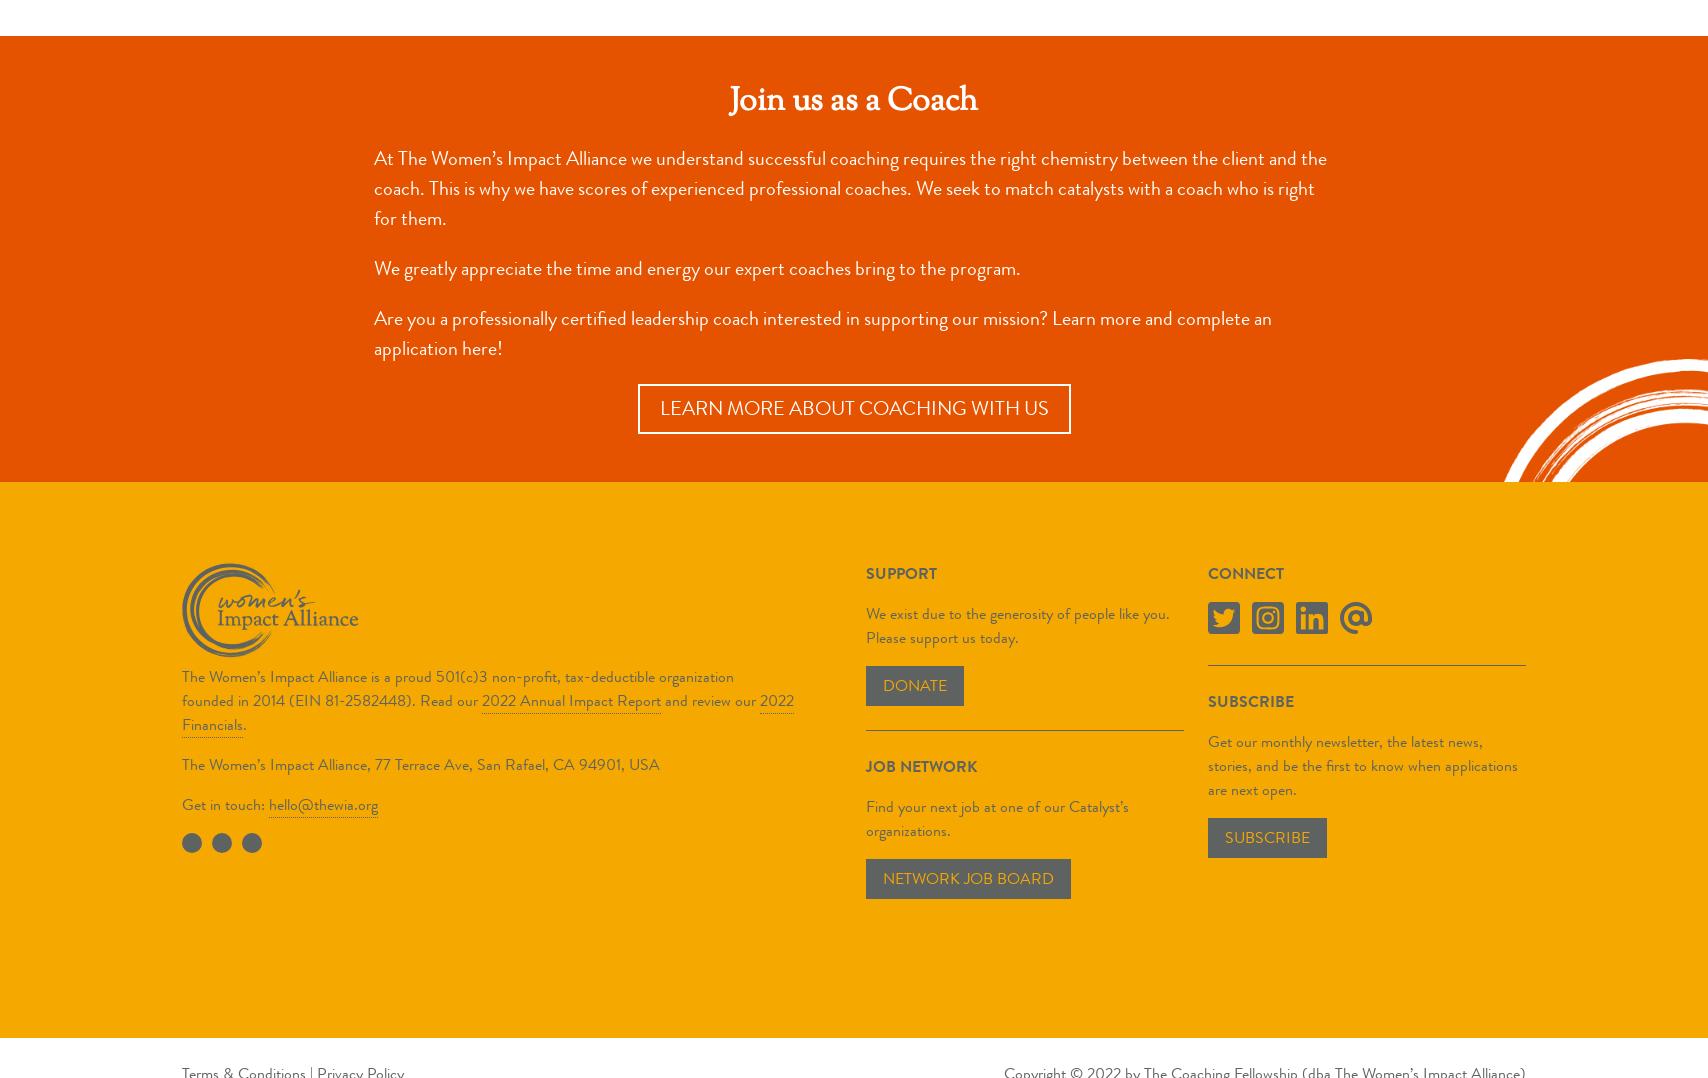  I want to click on 'SUPPORT', so click(901, 571).